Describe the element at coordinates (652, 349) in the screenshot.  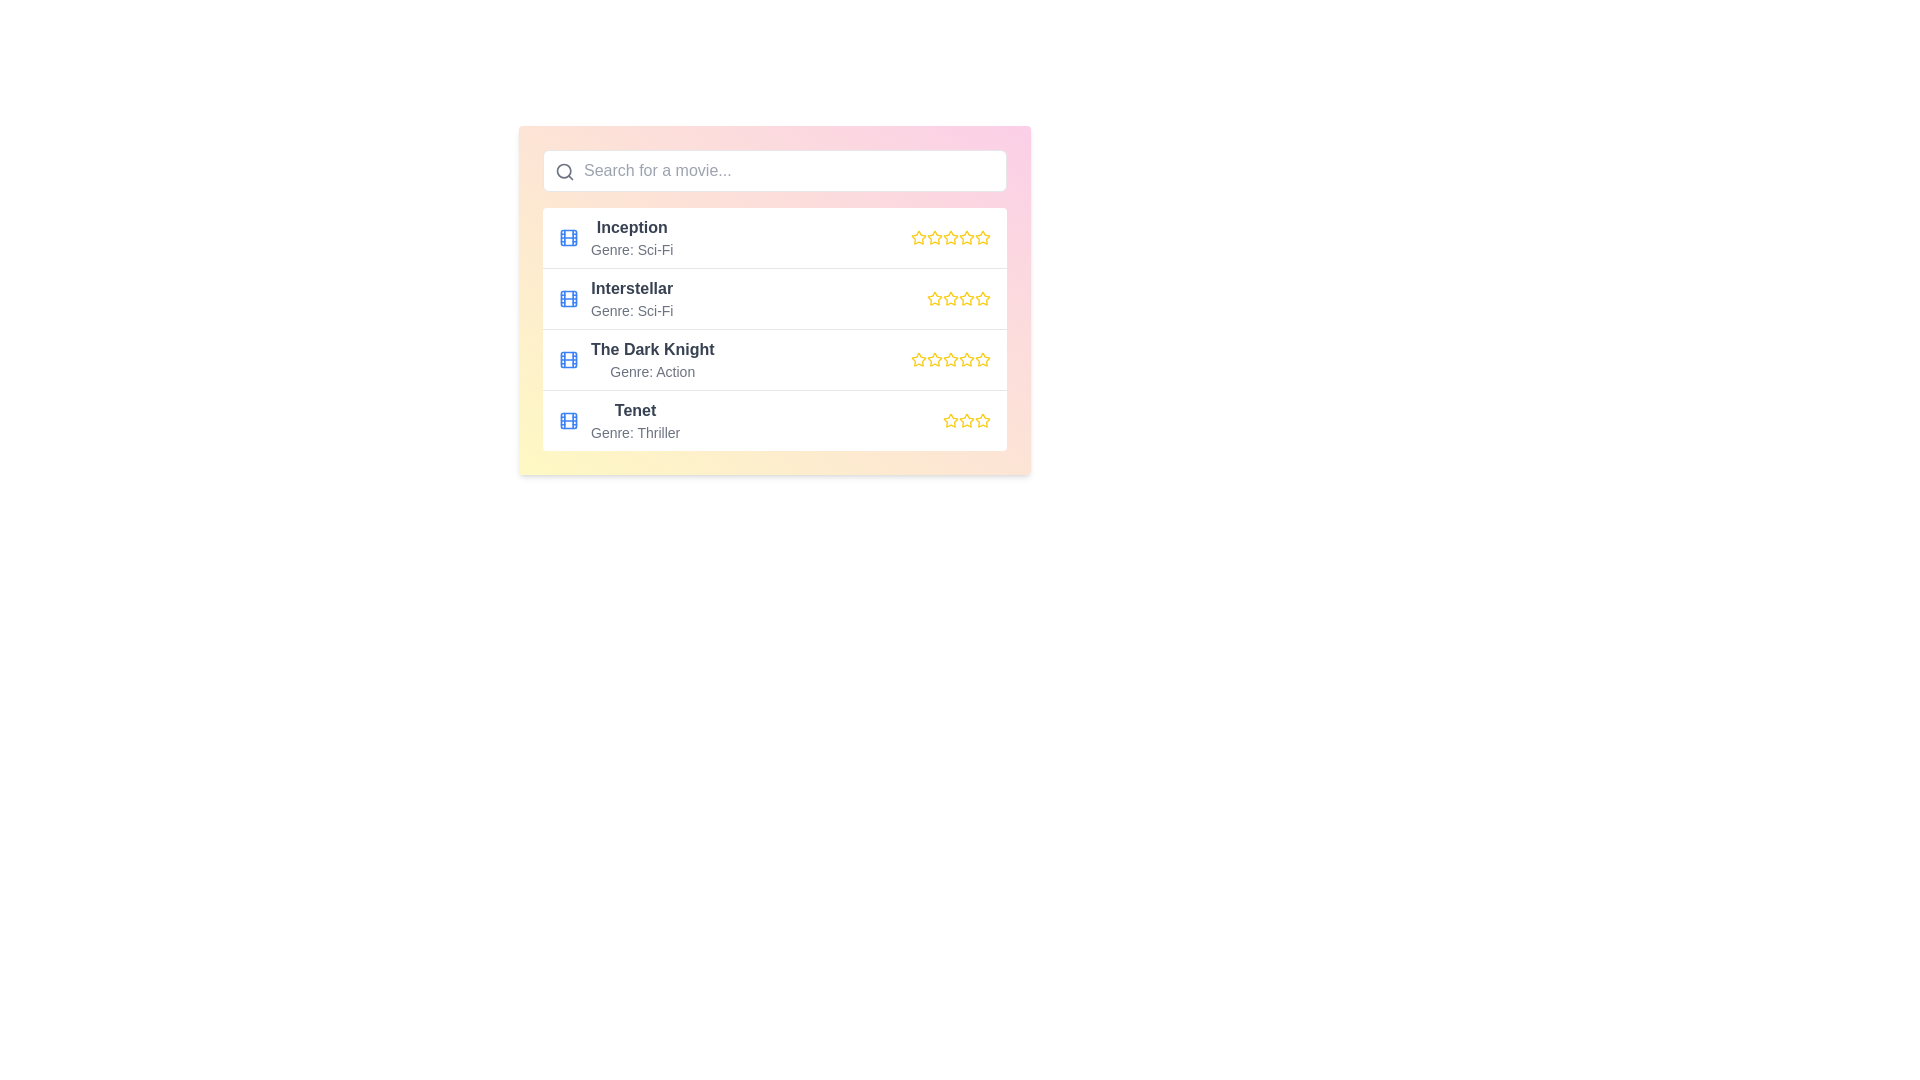
I see `text label displaying 'The Dark Knight', which is a bold gray text prominently positioned in the third row of a vertically stacked list in the movie selection interface` at that location.